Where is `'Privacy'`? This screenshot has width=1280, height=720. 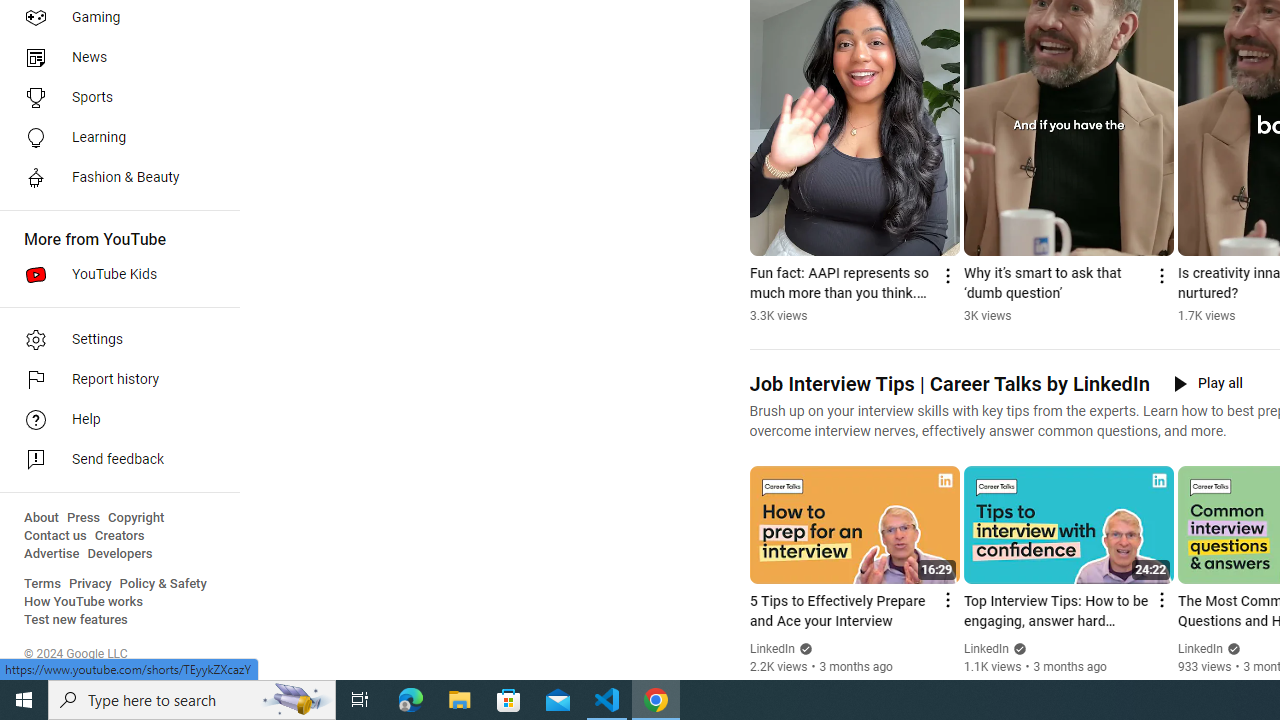 'Privacy' is located at coordinates (89, 584).